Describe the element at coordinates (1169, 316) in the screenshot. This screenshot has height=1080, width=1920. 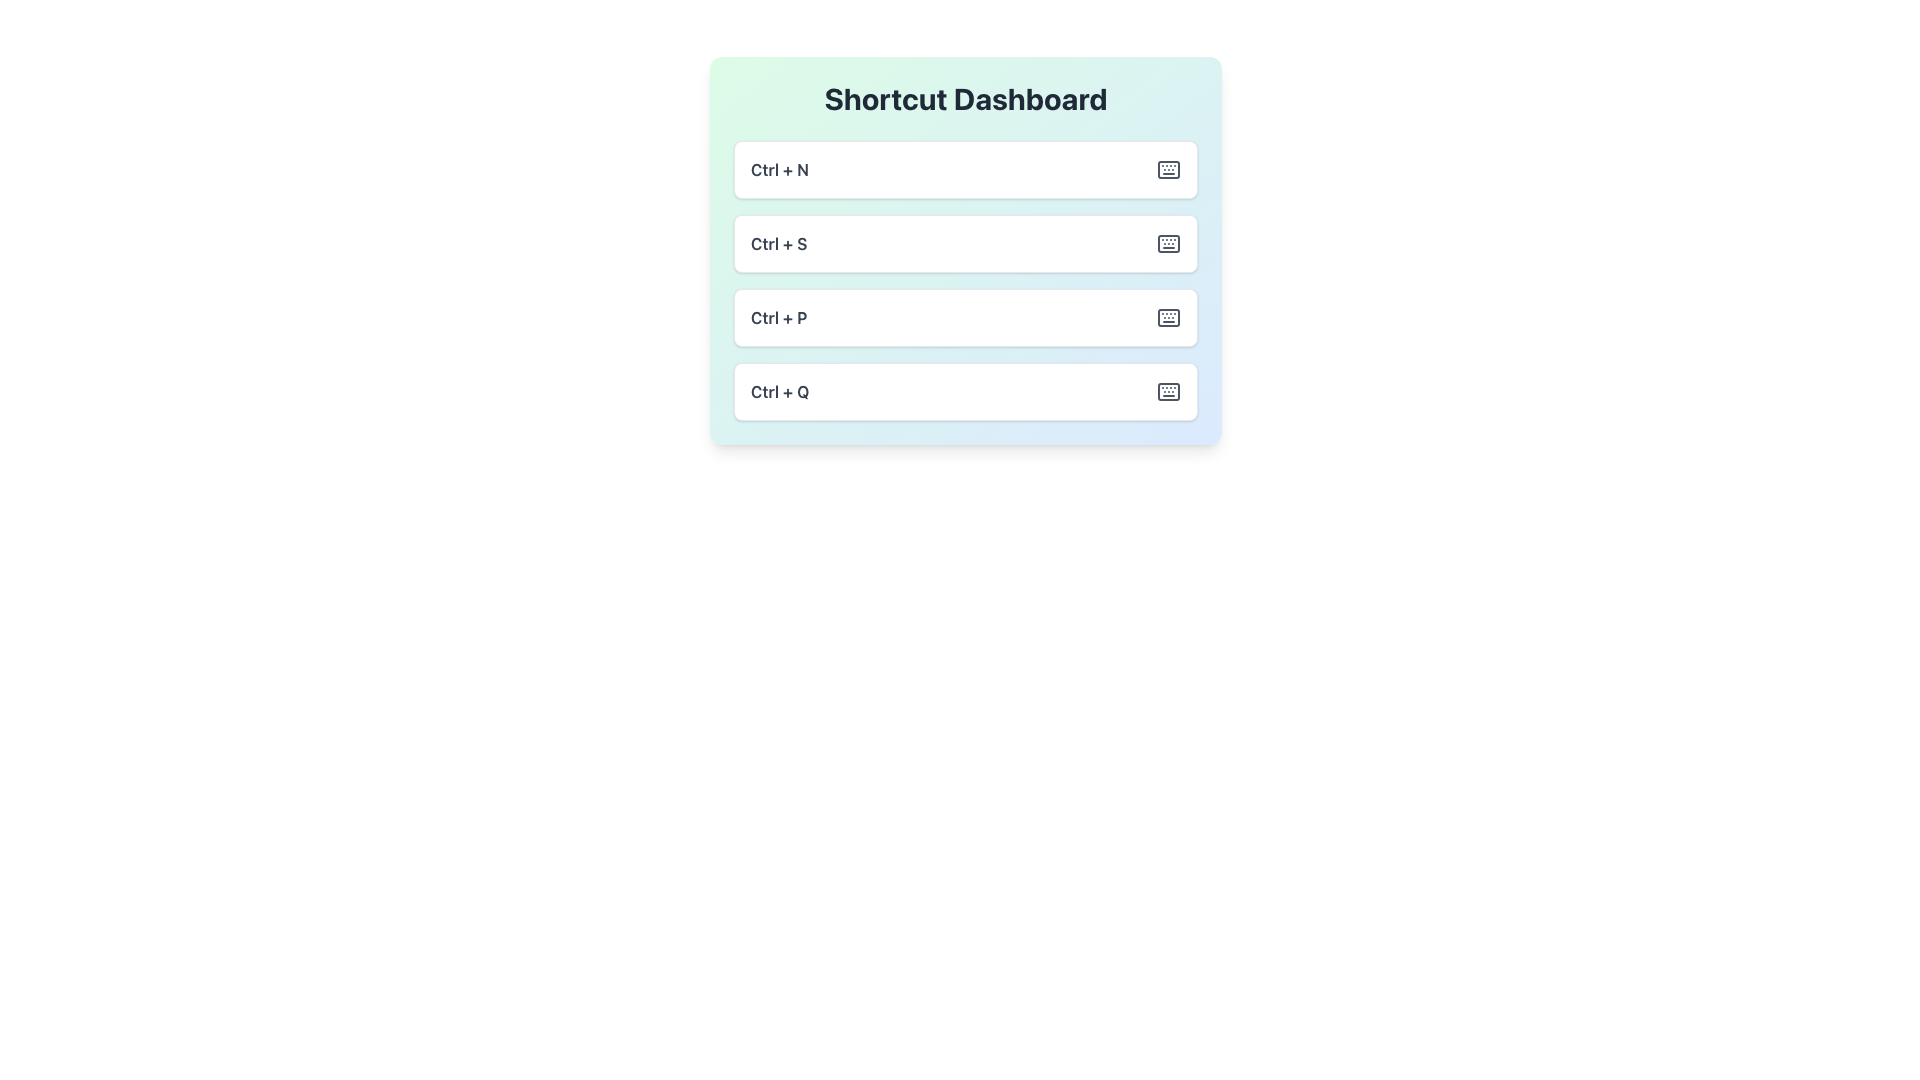
I see `the row labeled 'Ctrl + P' by clicking on the icon positioned to the far right of this row` at that location.